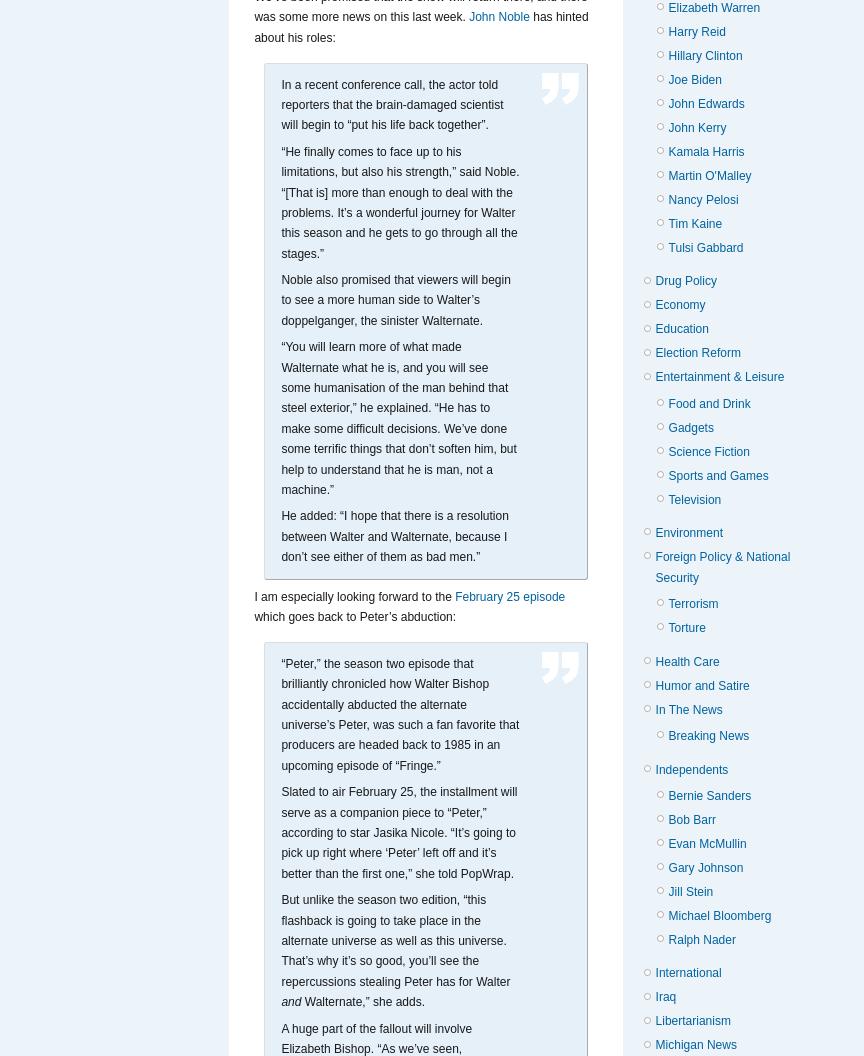  Describe the element at coordinates (691, 819) in the screenshot. I see `'Bob Barr'` at that location.